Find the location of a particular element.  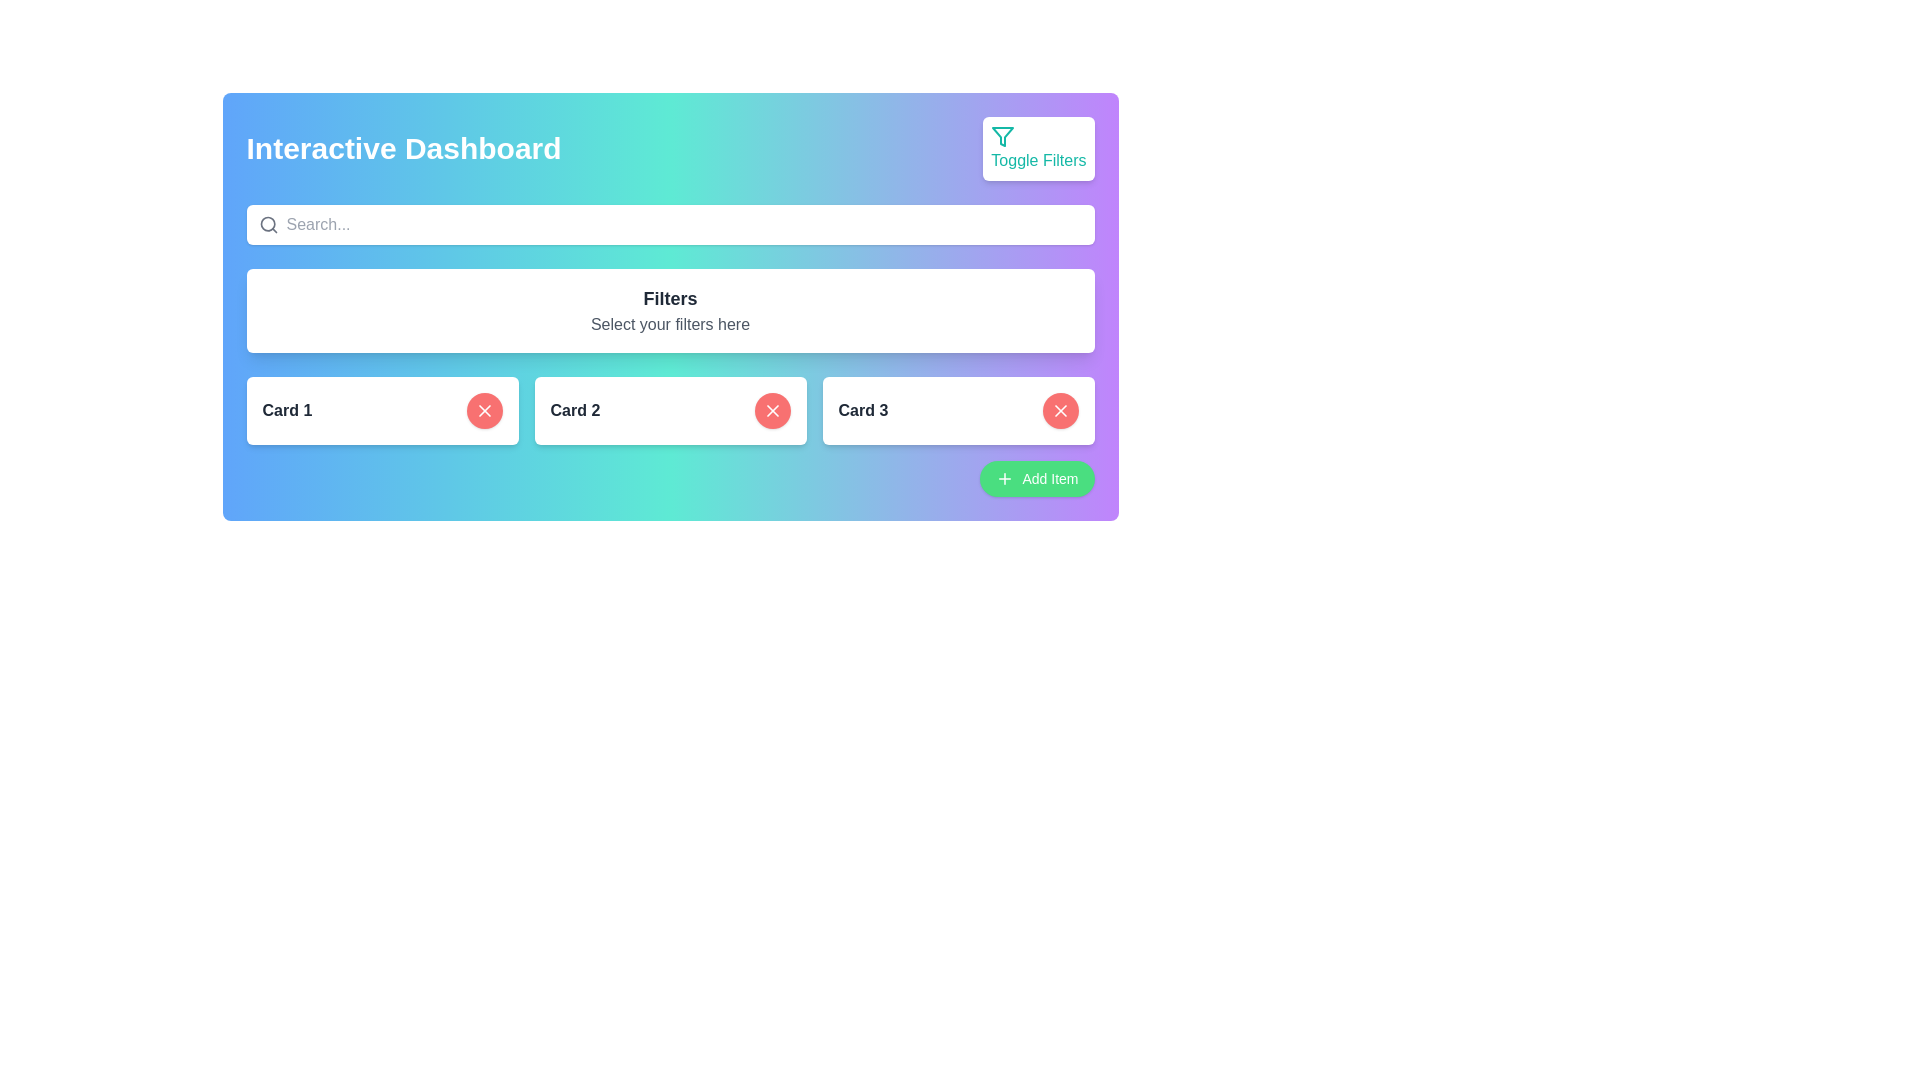

the delete Icon button located in the bottom section of 'Card 1' is located at coordinates (771, 410).